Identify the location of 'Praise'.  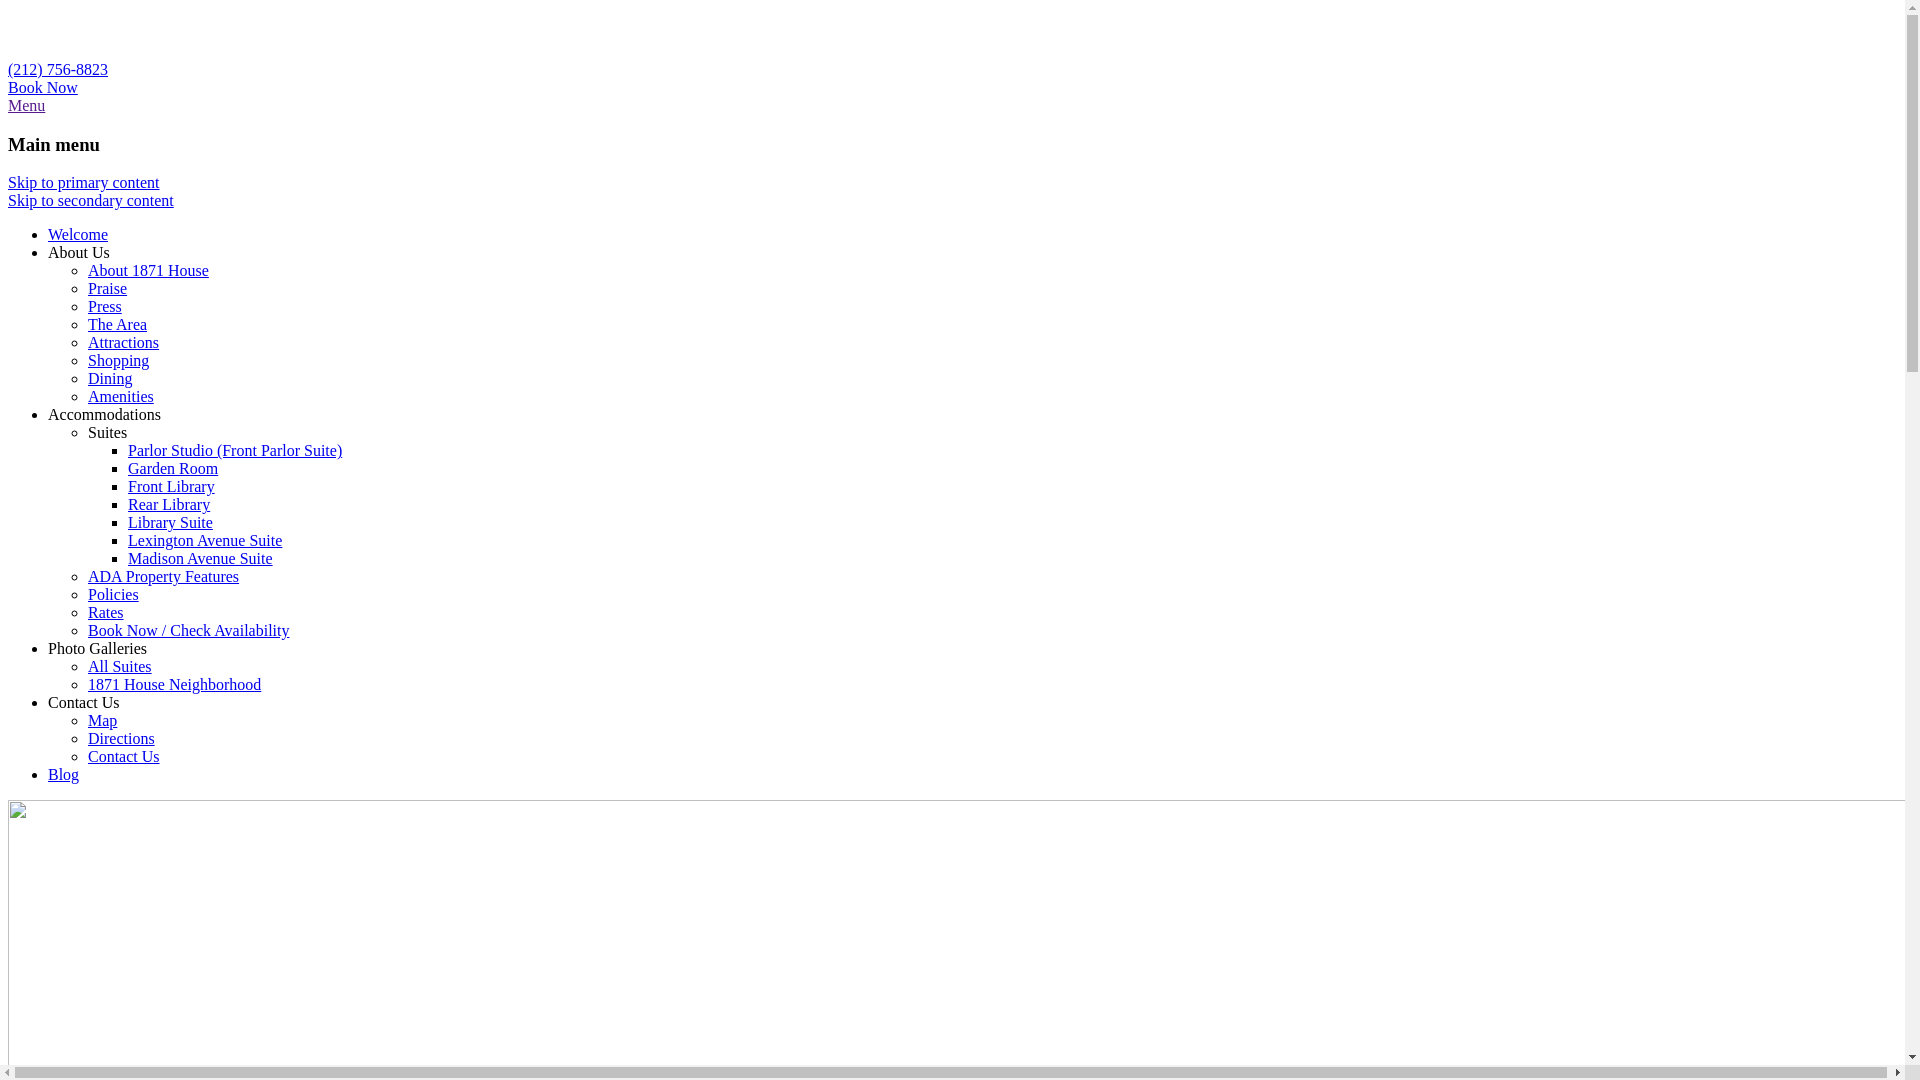
(106, 288).